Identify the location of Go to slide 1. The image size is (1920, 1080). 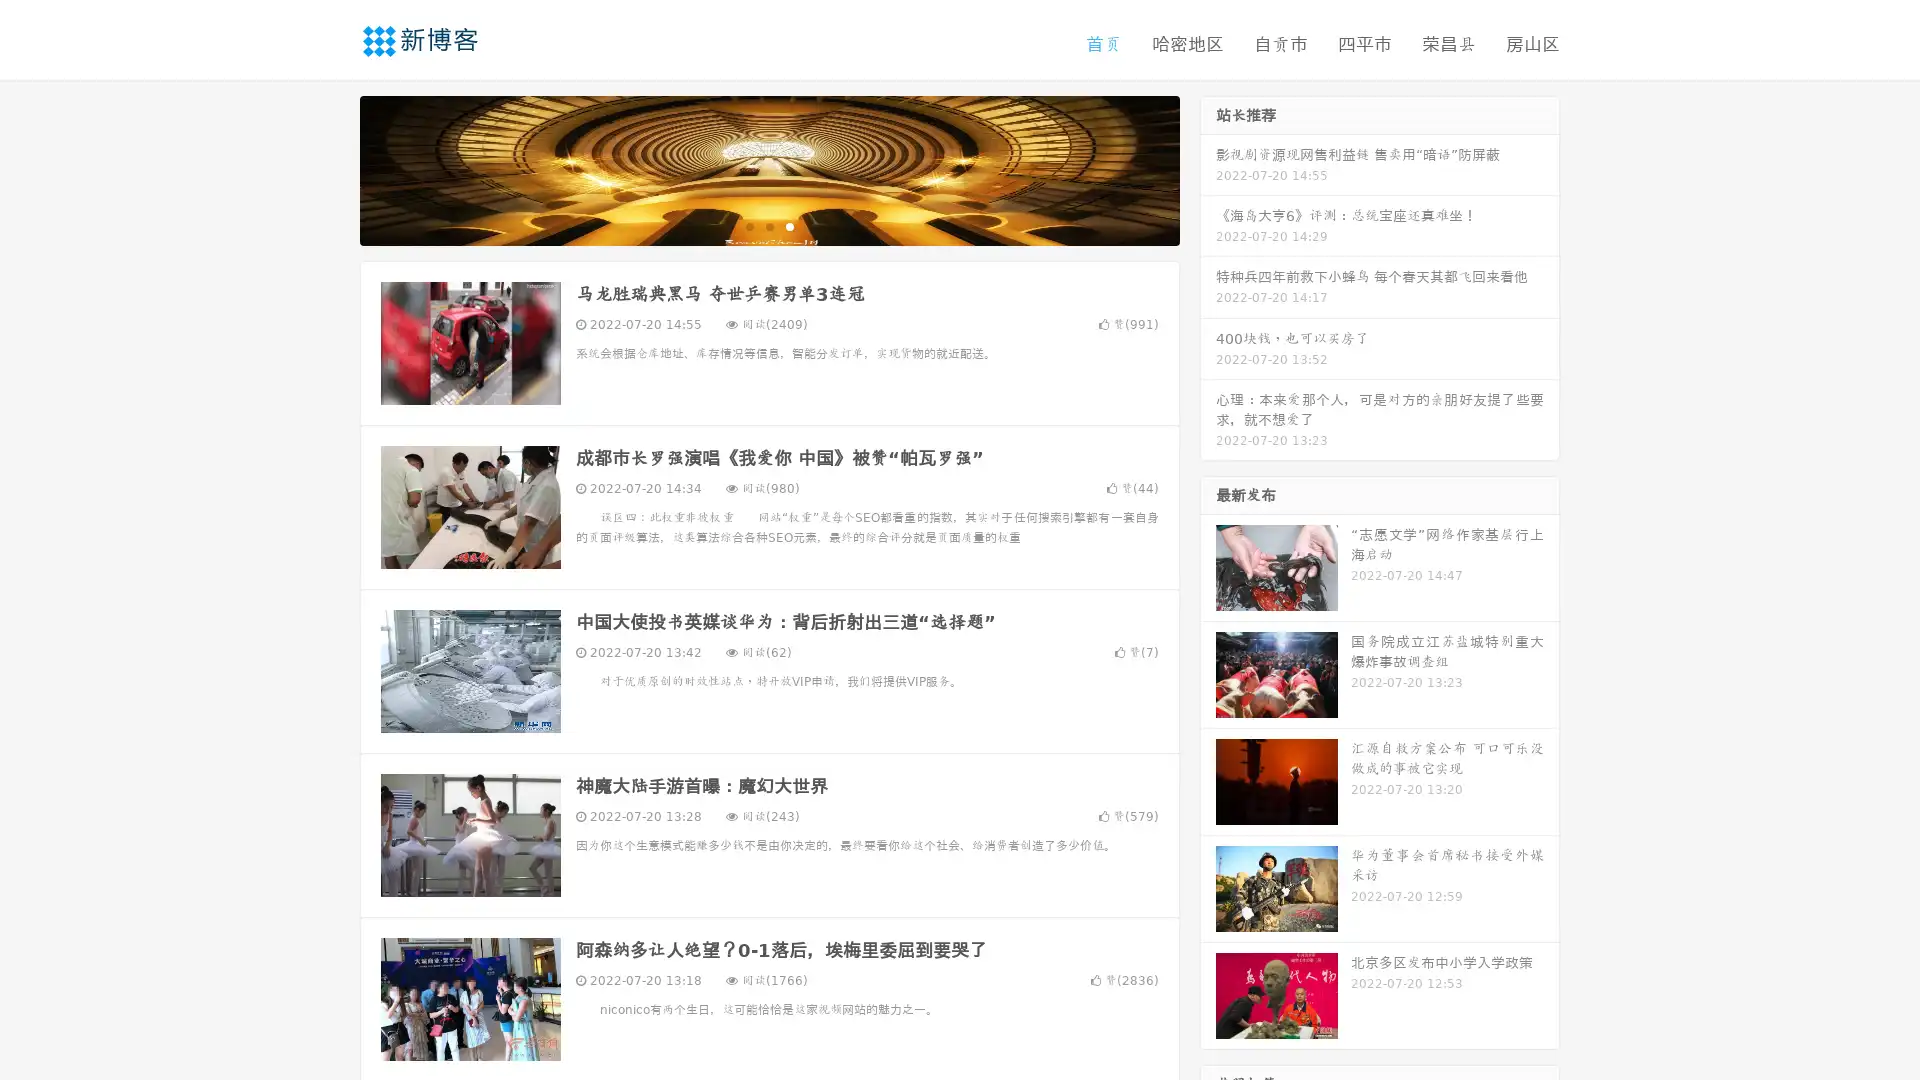
(748, 225).